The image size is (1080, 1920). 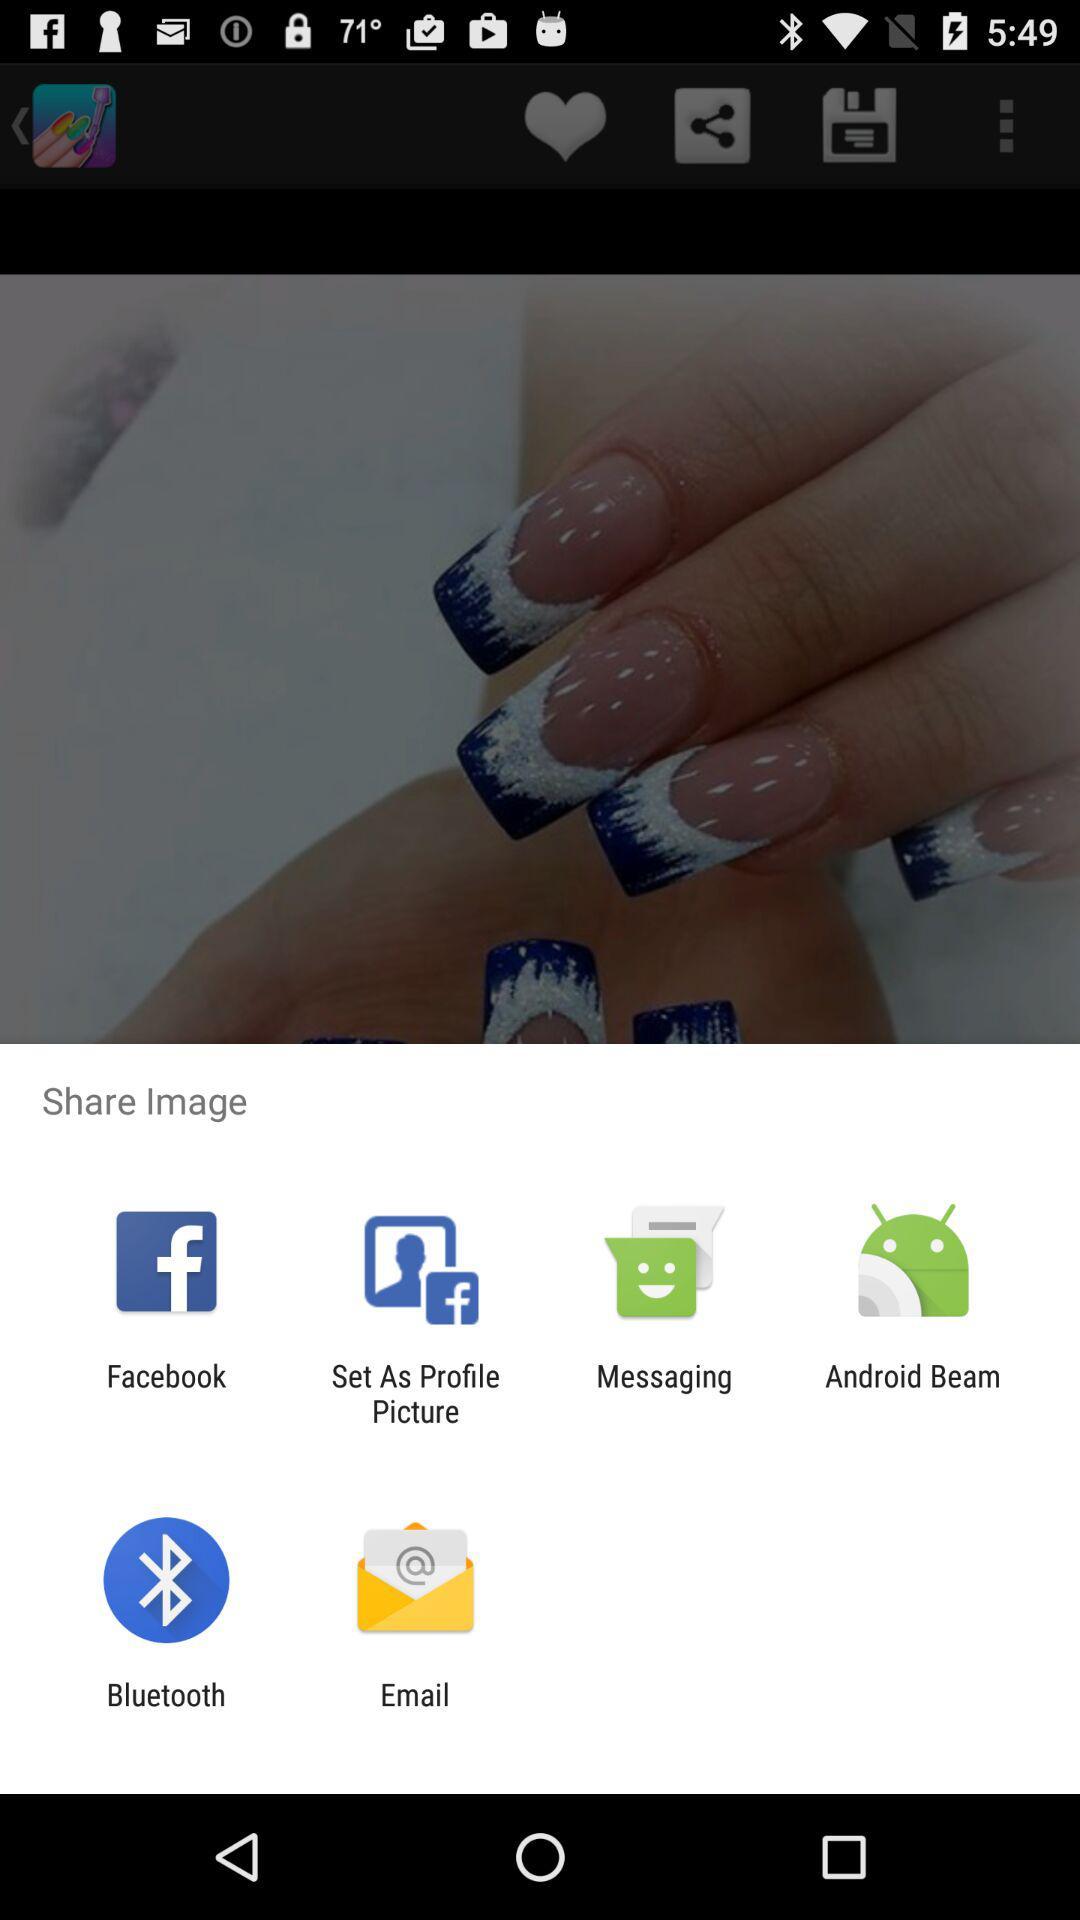 What do you see at coordinates (664, 1392) in the screenshot?
I see `messaging` at bounding box center [664, 1392].